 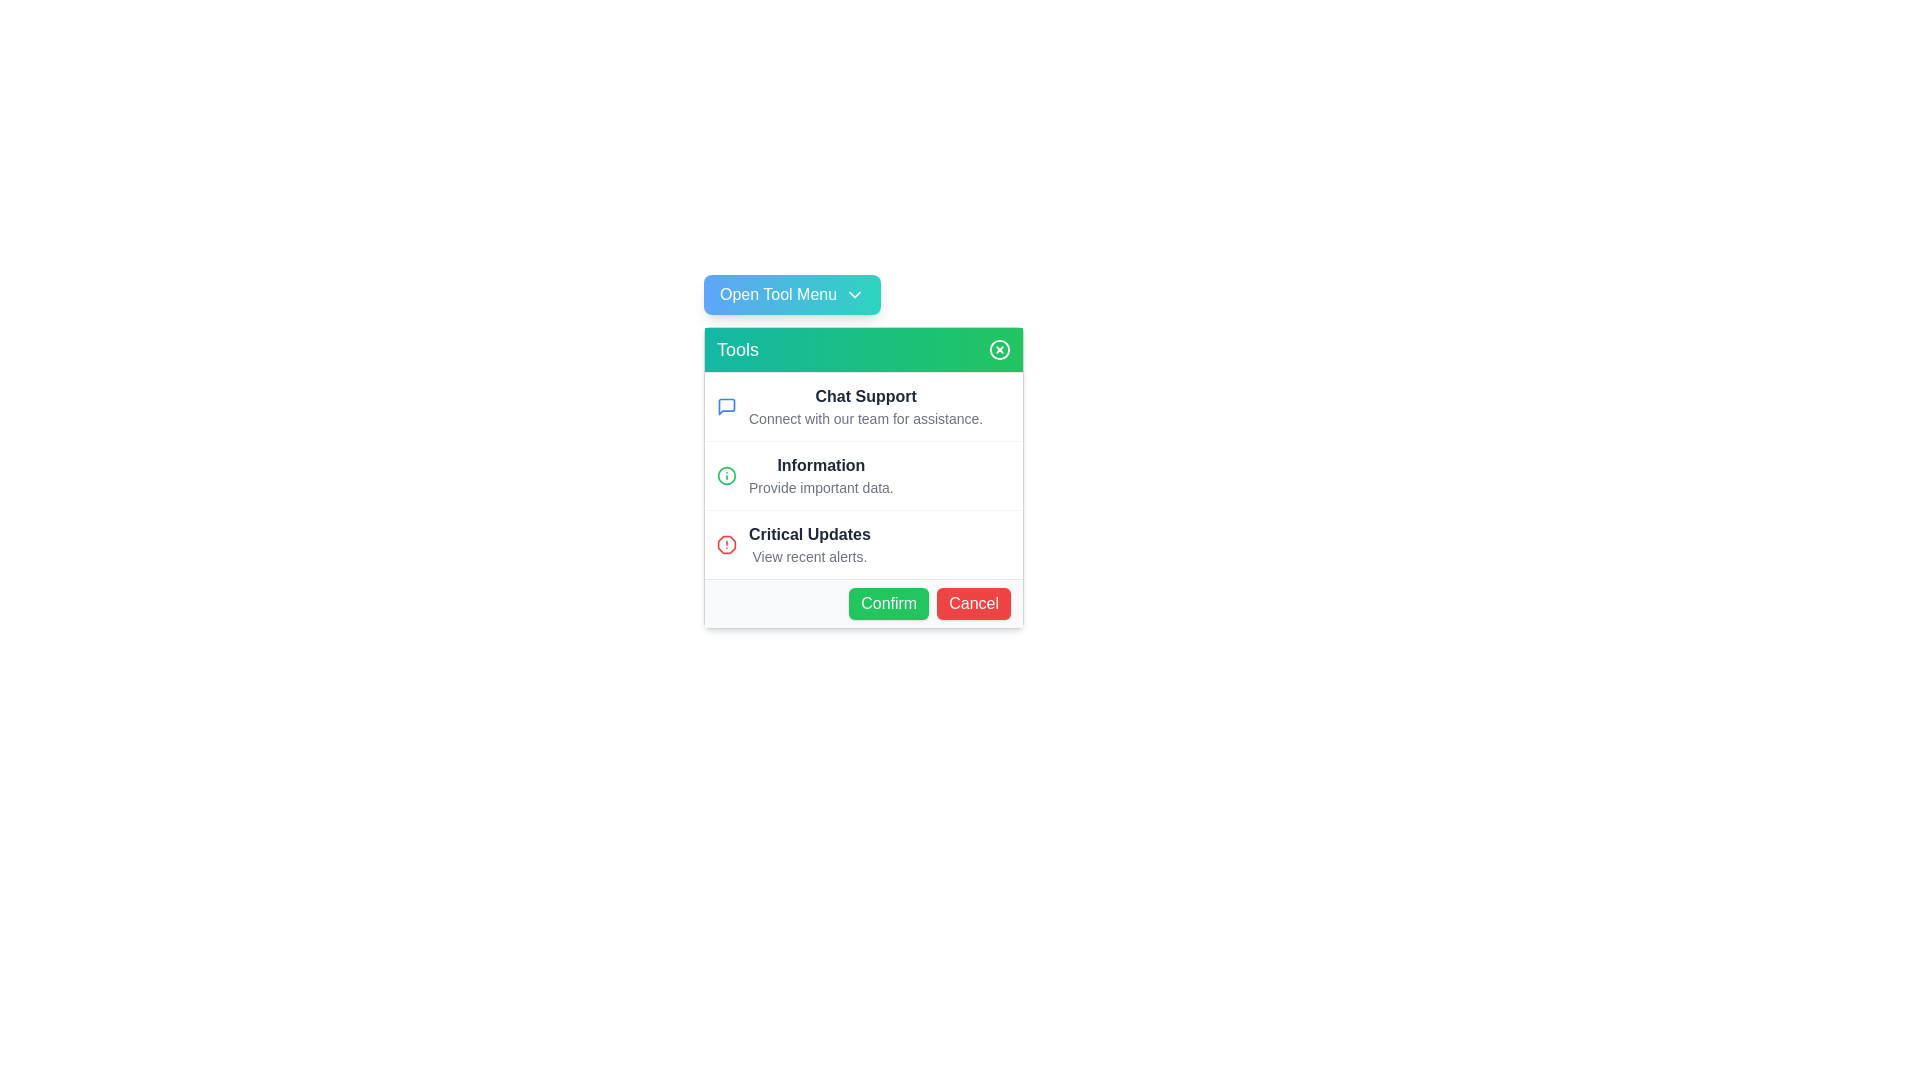 What do you see at coordinates (821, 488) in the screenshot?
I see `descriptive text element located beneath the 'Information' header in the tools section of the card interface` at bounding box center [821, 488].